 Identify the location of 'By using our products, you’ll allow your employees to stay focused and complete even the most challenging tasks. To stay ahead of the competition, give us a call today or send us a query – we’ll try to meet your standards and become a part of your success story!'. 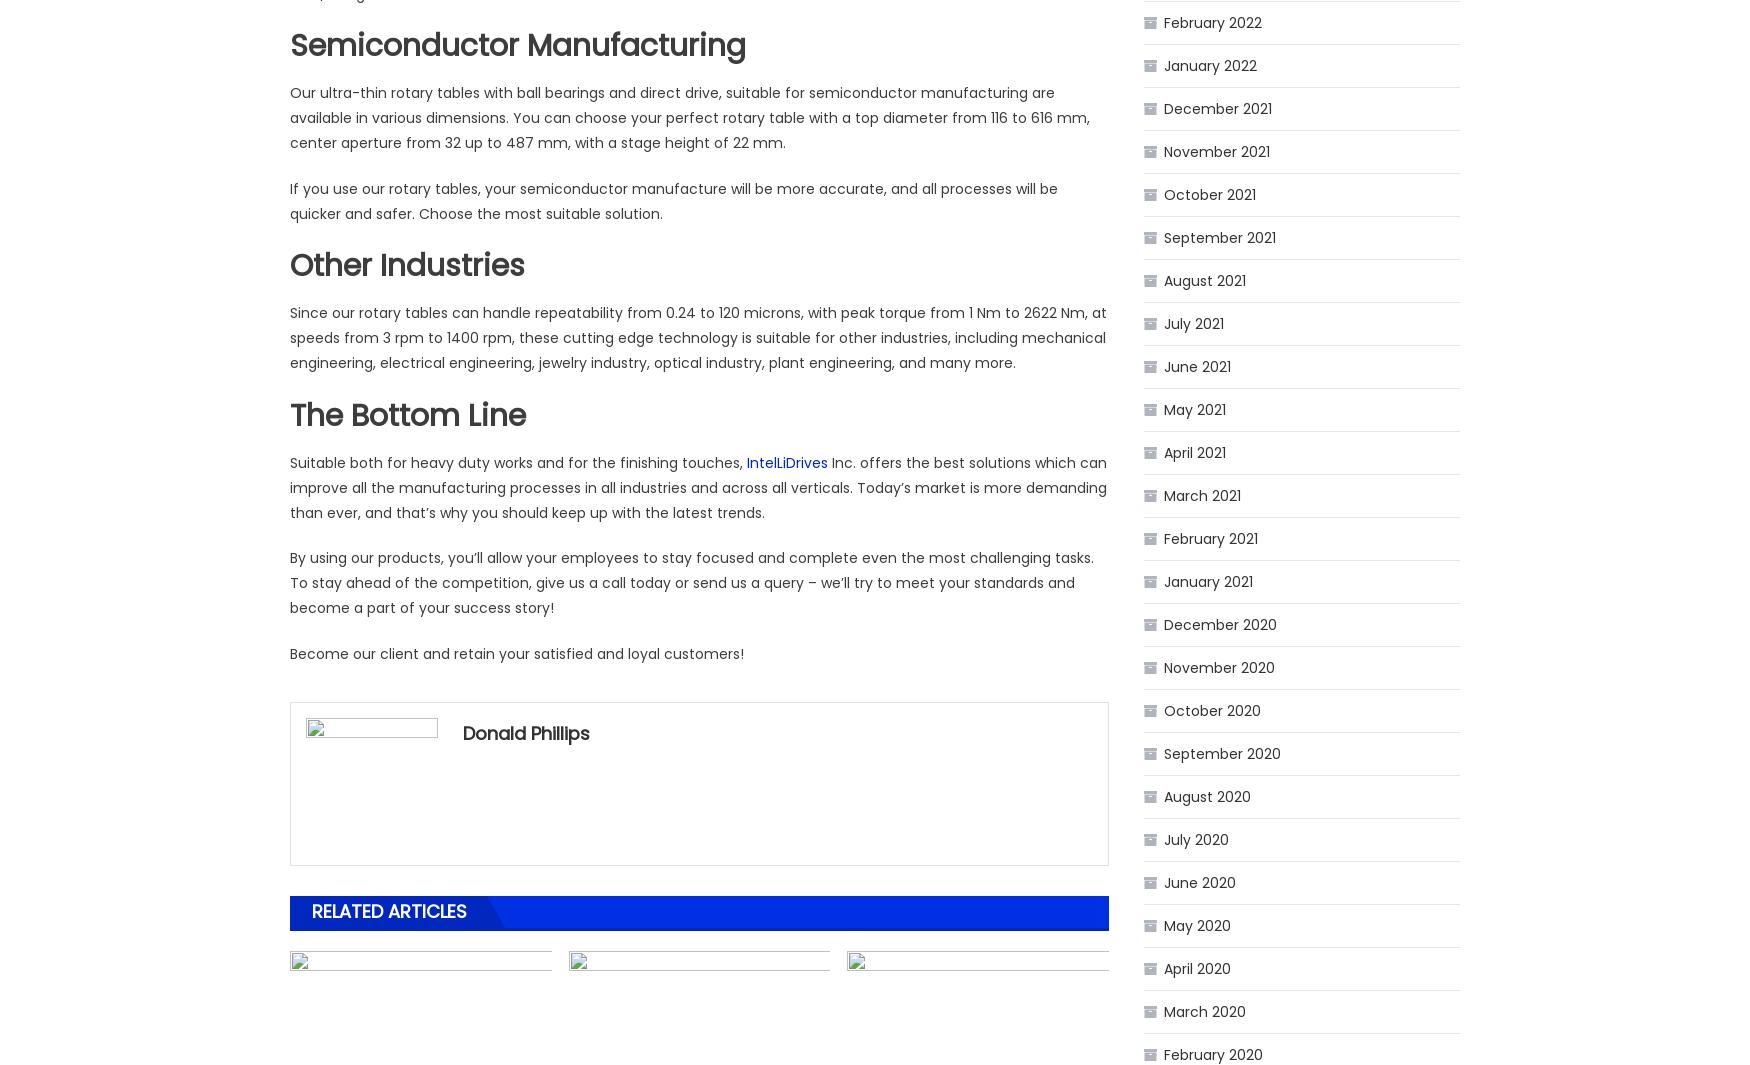
(691, 582).